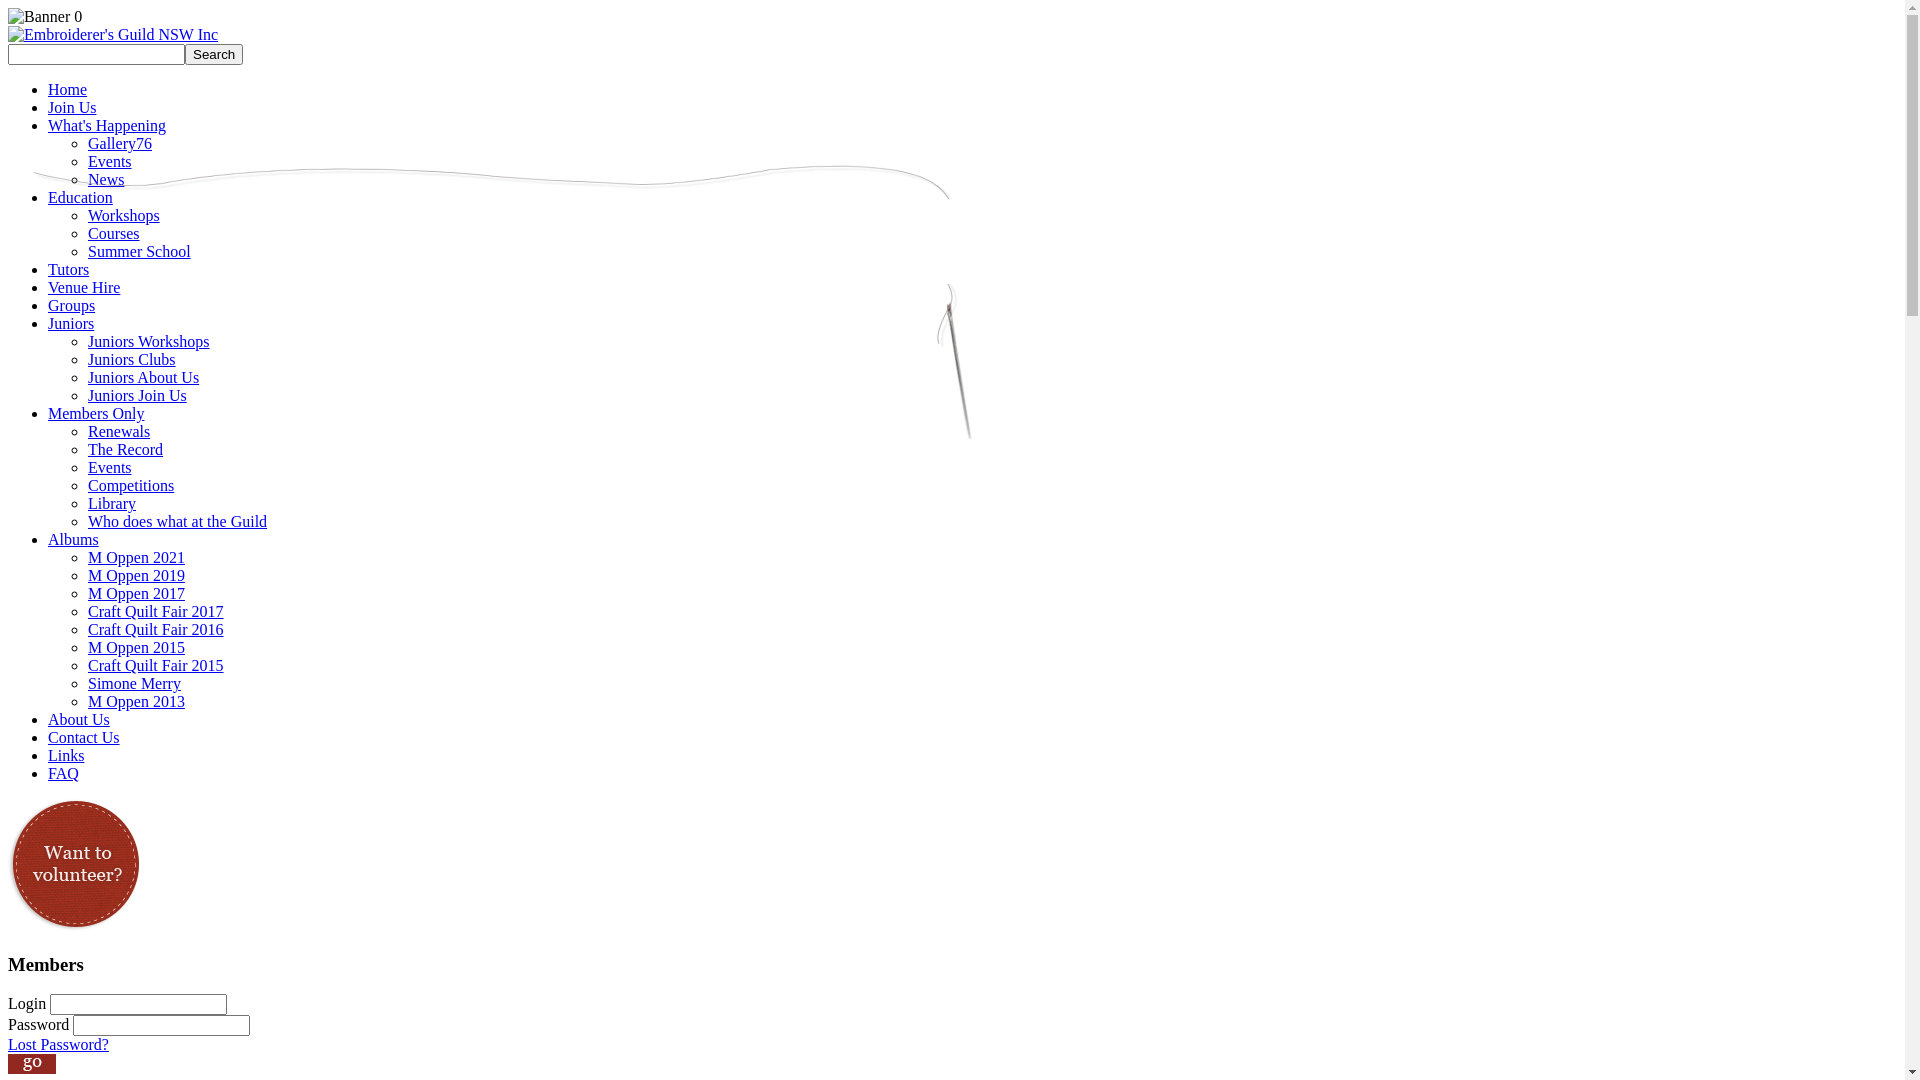 This screenshot has width=1920, height=1080. What do you see at coordinates (118, 430) in the screenshot?
I see `'Renewals'` at bounding box center [118, 430].